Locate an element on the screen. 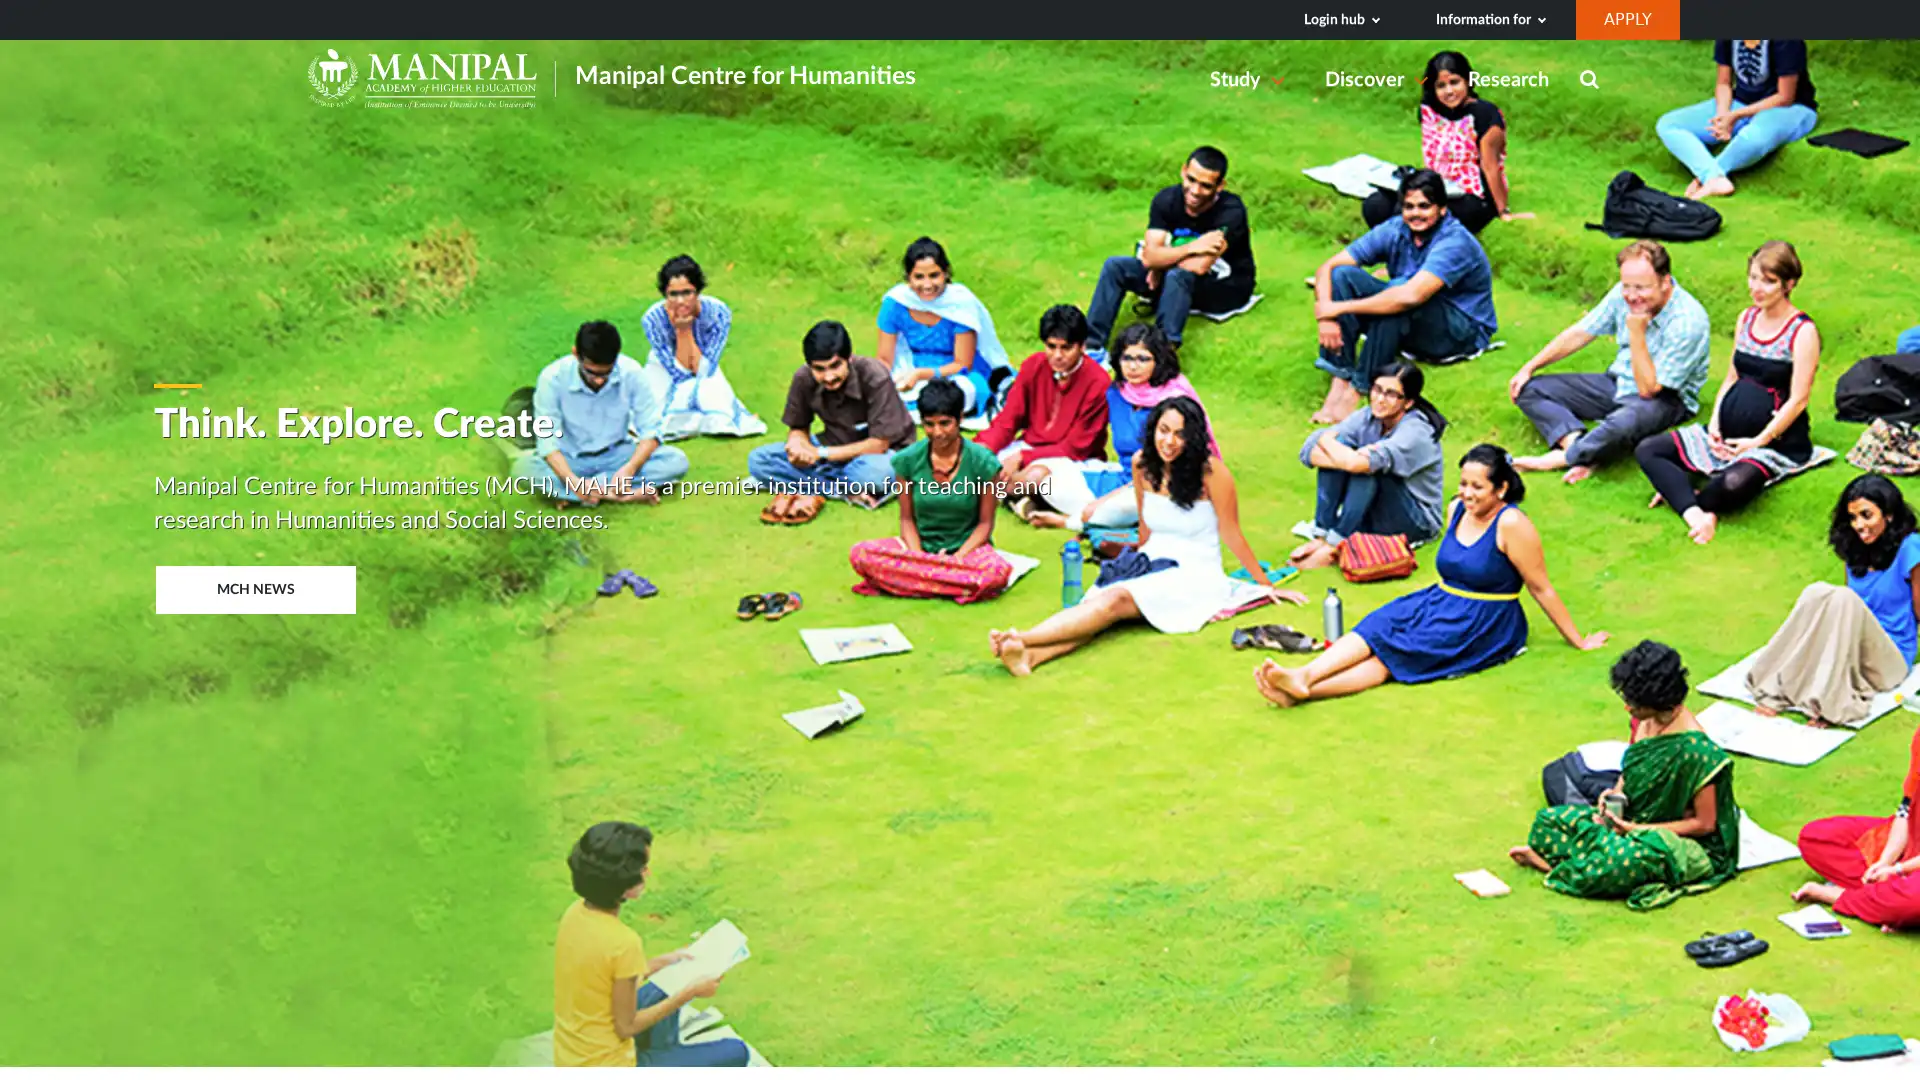 The width and height of the screenshot is (1920, 1080). Search button is located at coordinates (1588, 80).